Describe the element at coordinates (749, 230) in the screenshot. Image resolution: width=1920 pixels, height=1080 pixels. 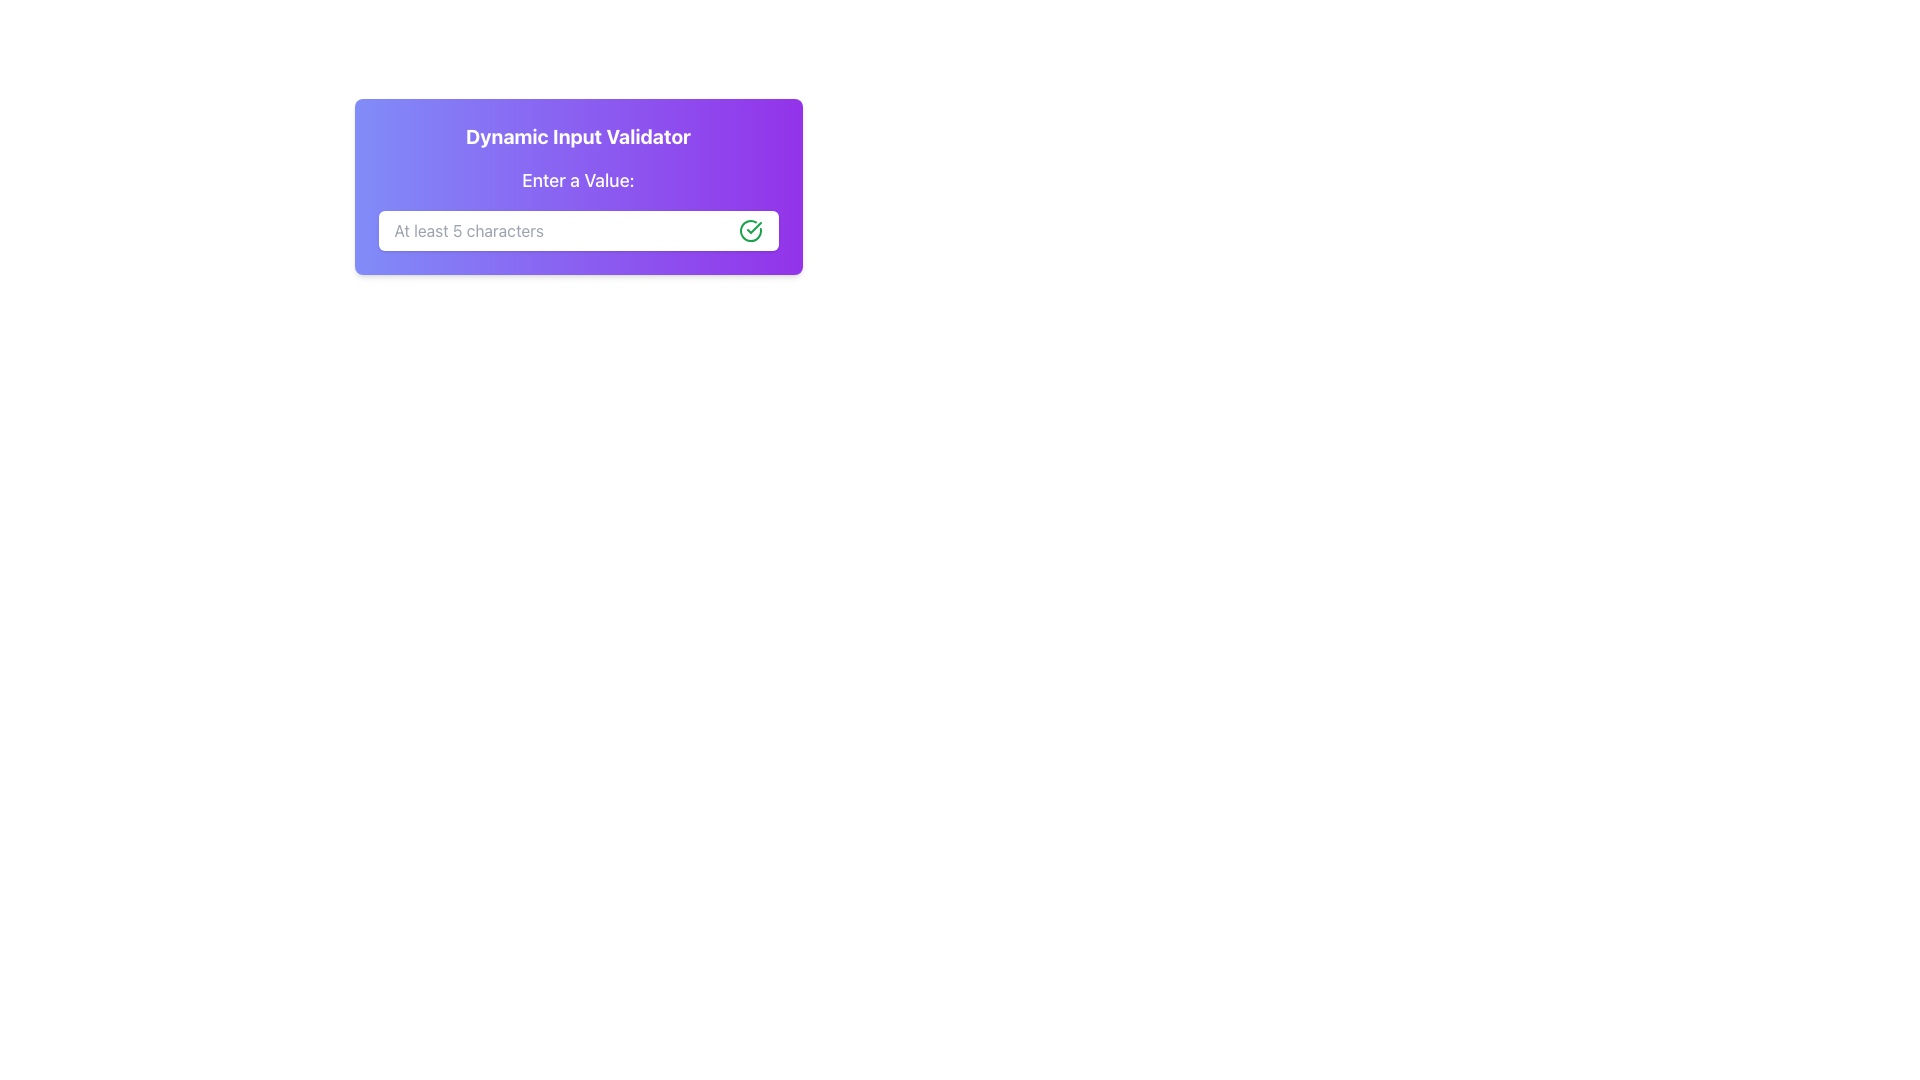
I see `the static icon located at the right end of the text input field under the 'Enter a Value' section, which indicates that the input meets validation requirements` at that location.